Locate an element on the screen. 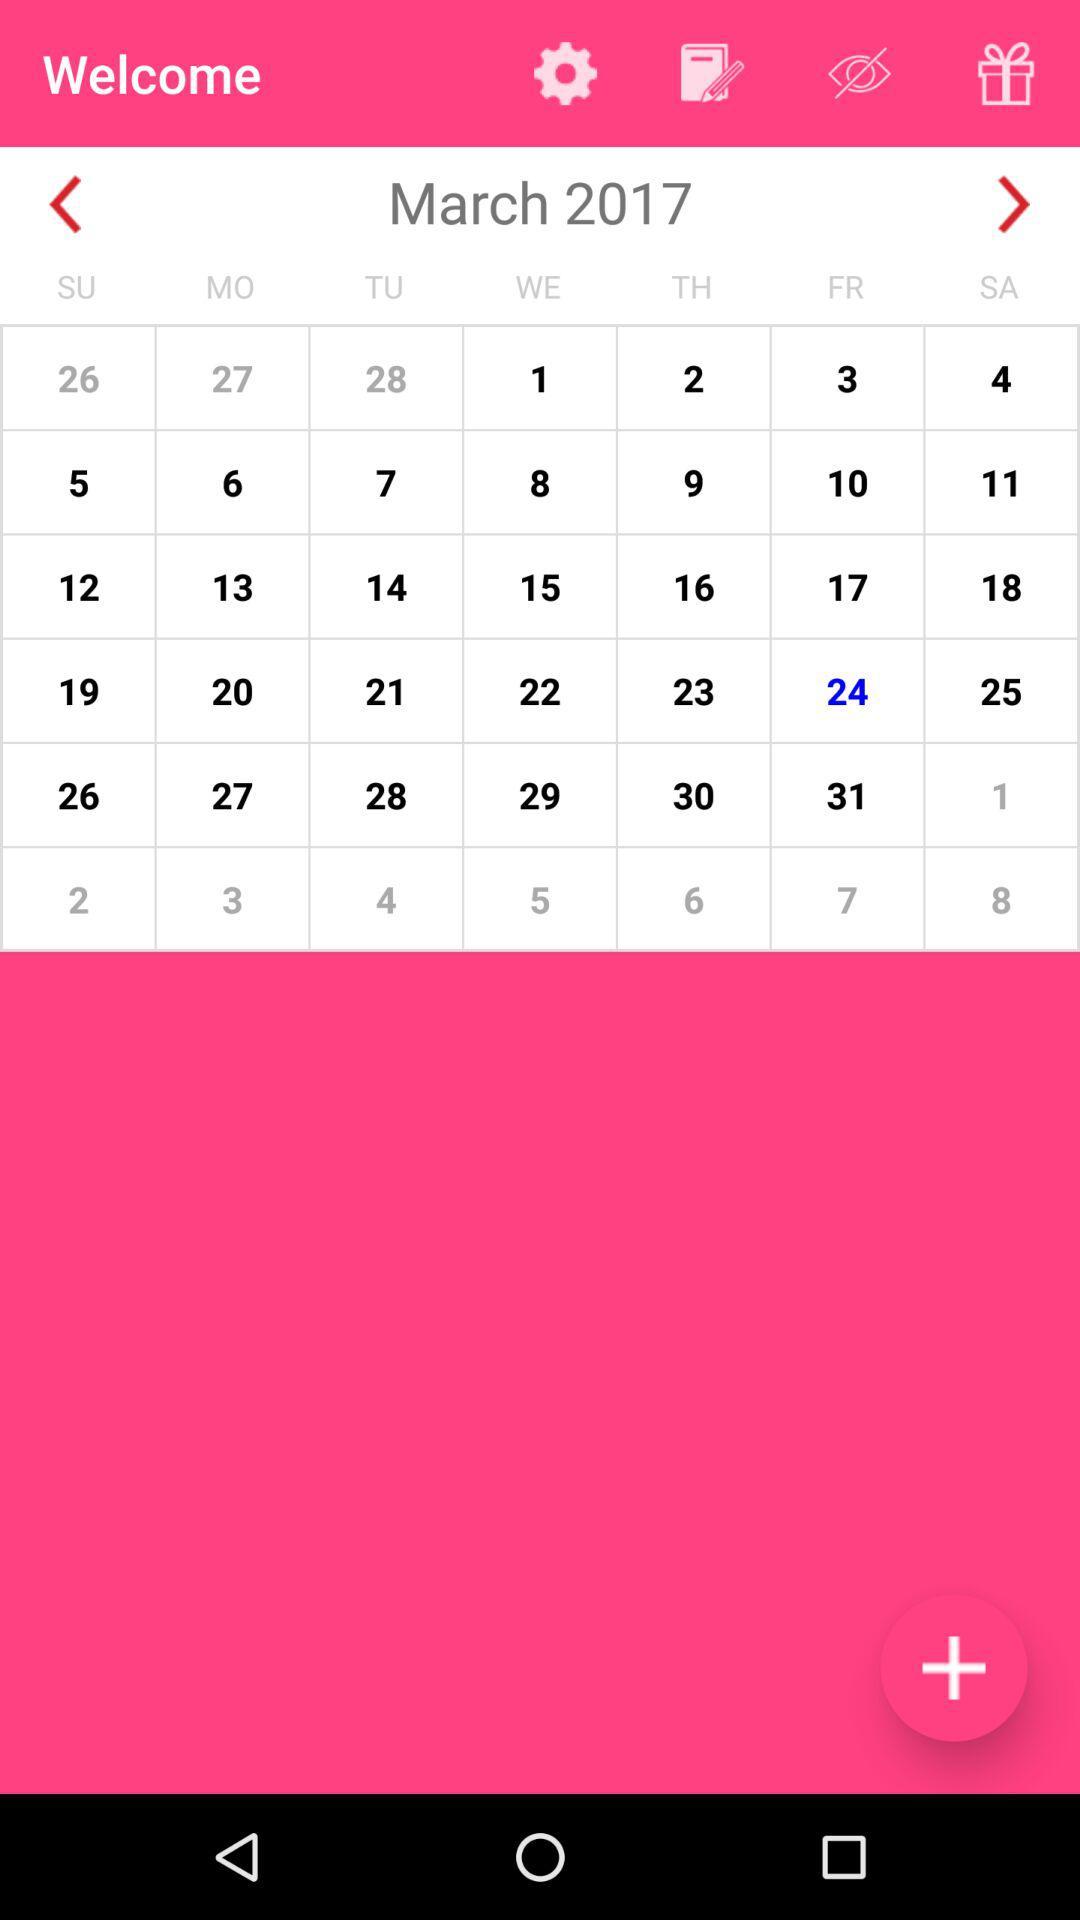 The image size is (1080, 1920). go do next is located at coordinates (1014, 204).